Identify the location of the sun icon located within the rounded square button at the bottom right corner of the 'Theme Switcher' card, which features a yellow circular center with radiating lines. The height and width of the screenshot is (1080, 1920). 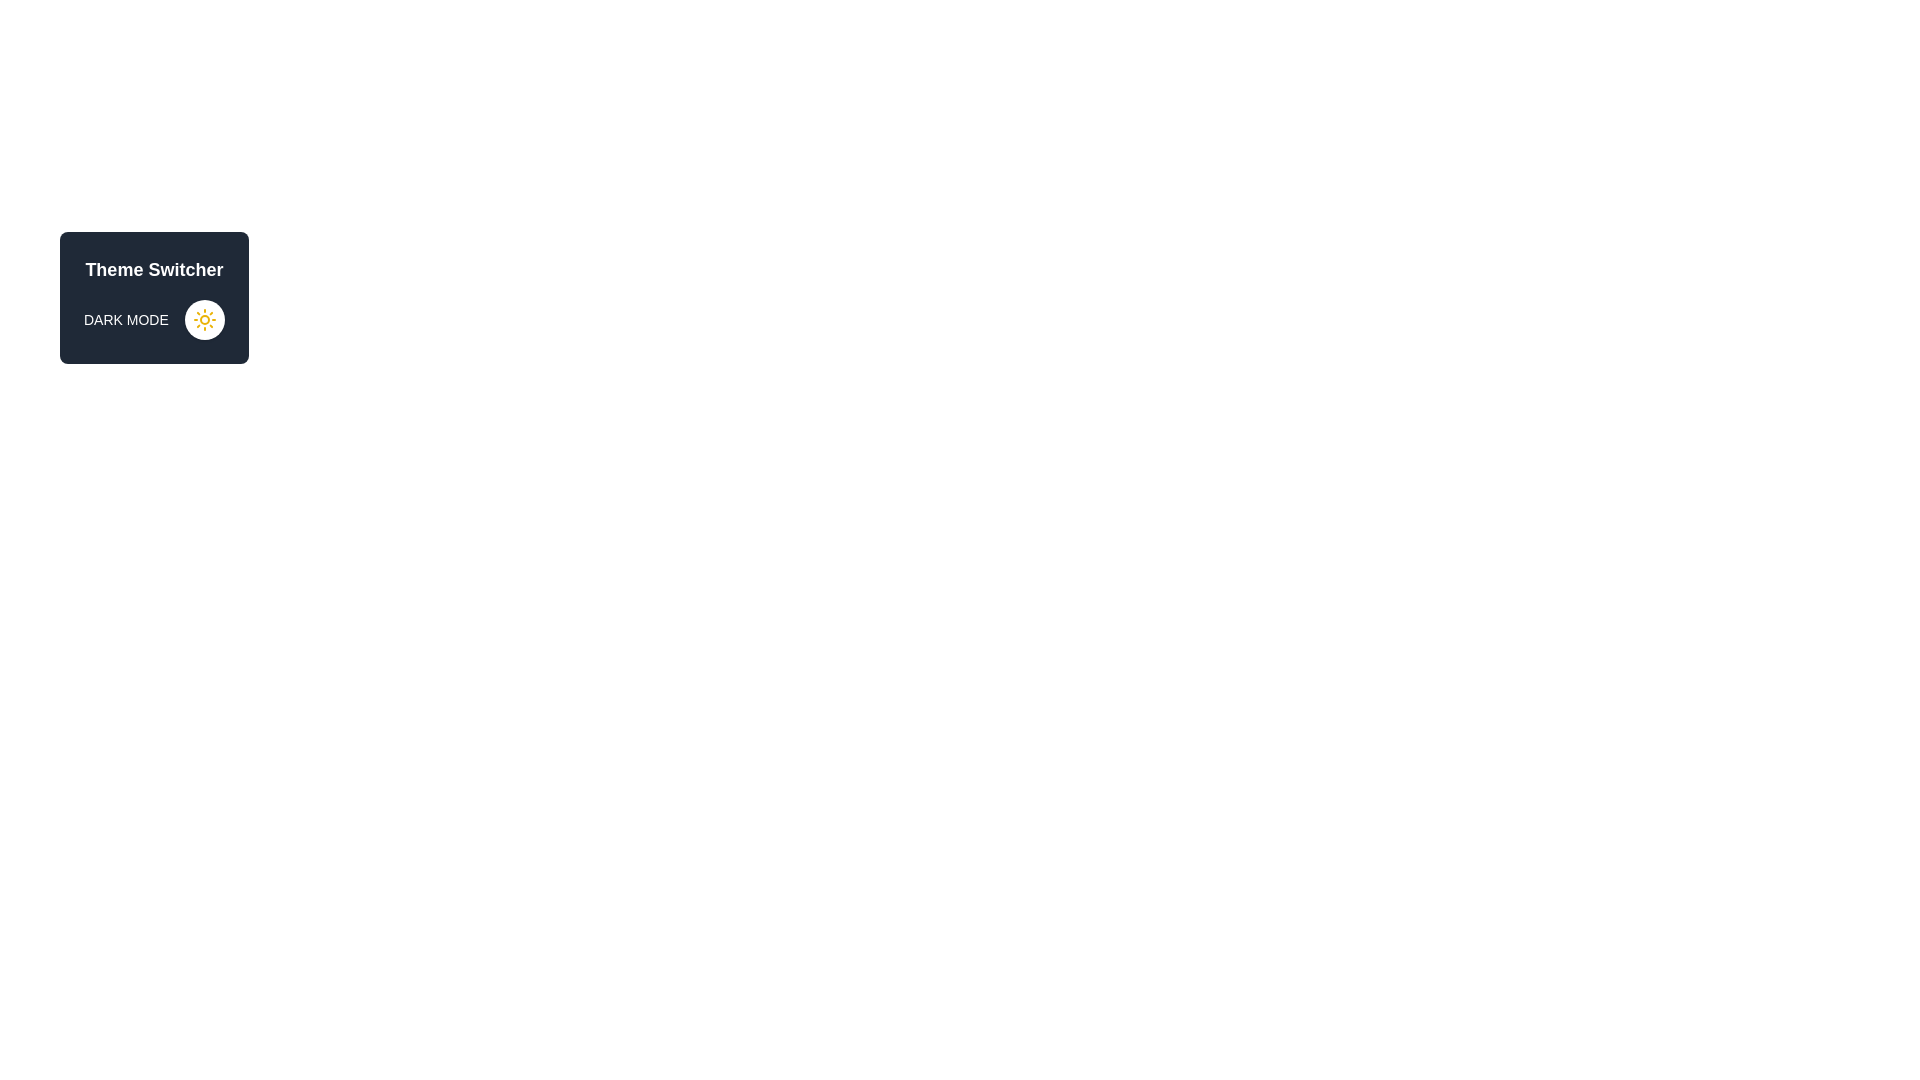
(204, 319).